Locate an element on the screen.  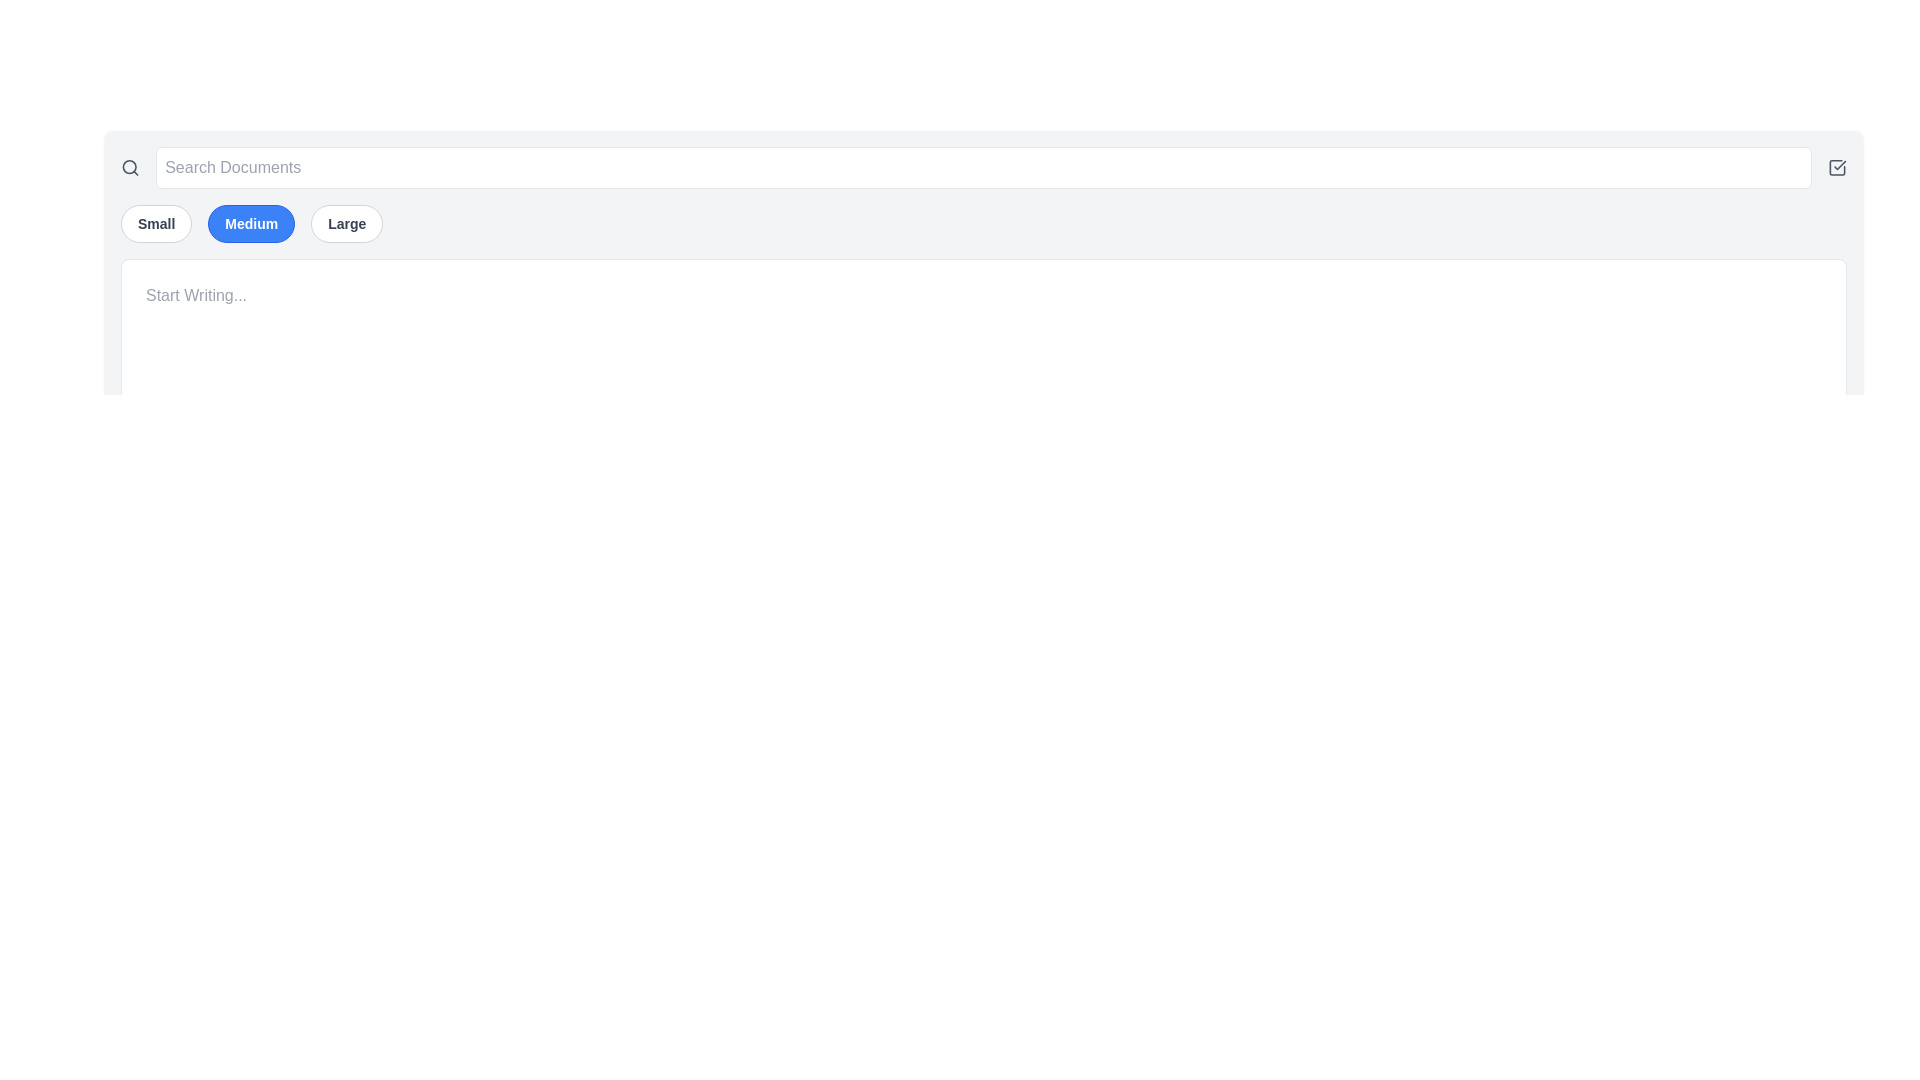
the search function icon located to the left of the search bar input field is located at coordinates (129, 167).